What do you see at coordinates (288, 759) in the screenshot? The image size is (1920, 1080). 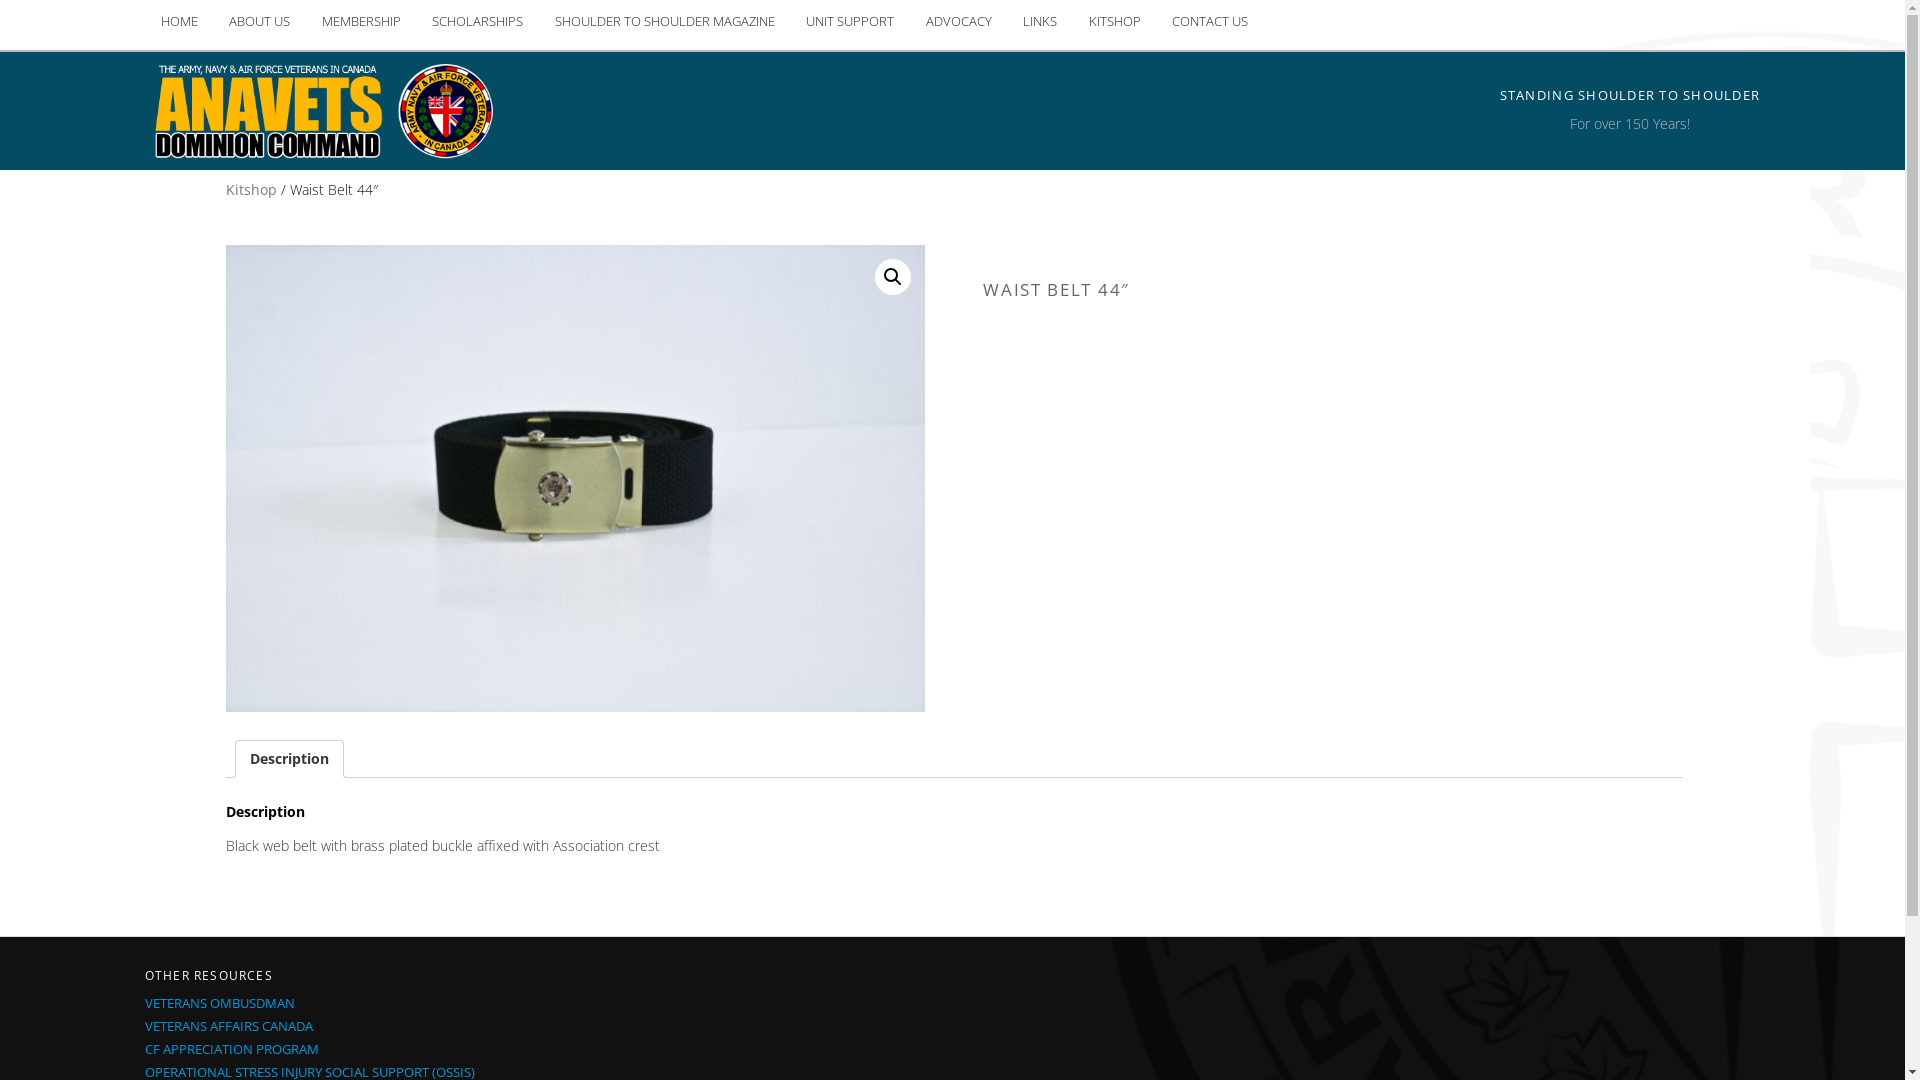 I see `'Description'` at bounding box center [288, 759].